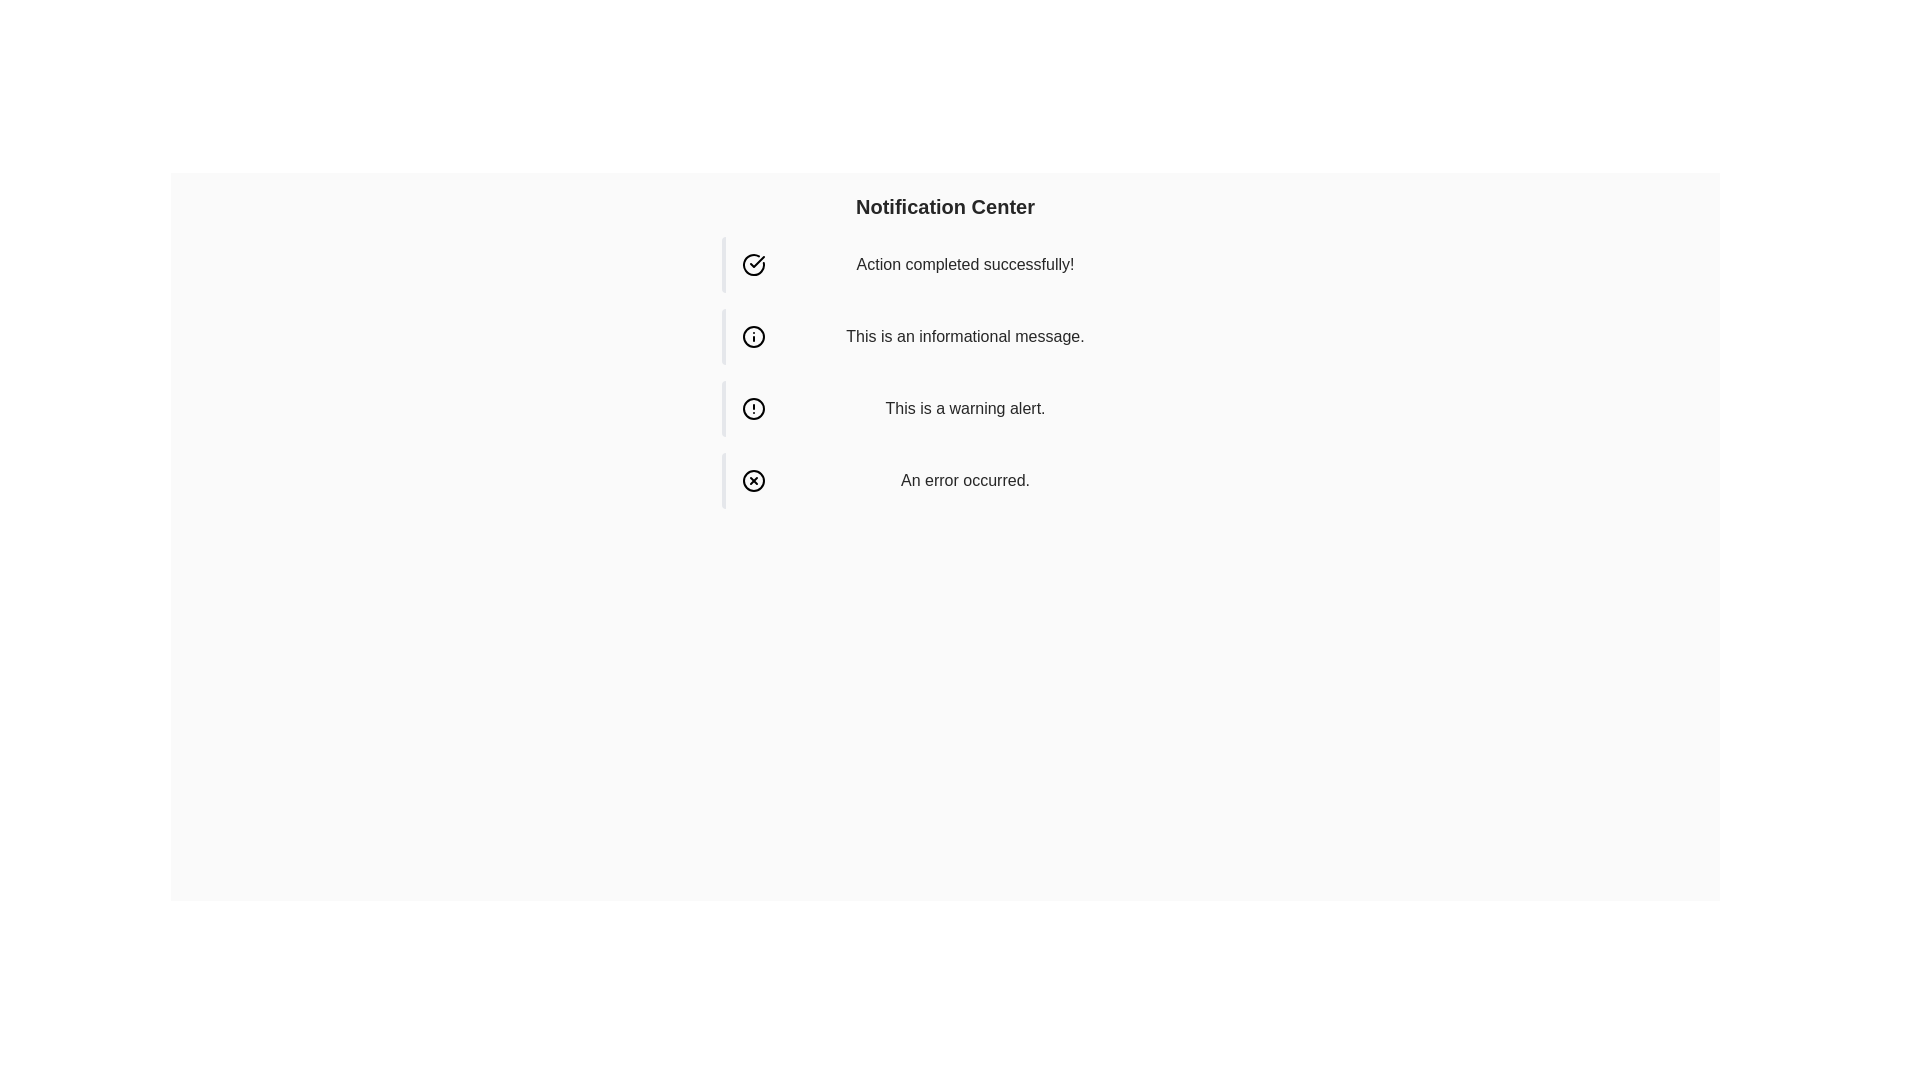  What do you see at coordinates (965, 407) in the screenshot?
I see `the text block displaying the message 'This is a warning alert.' which is the third item in the list of alerts` at bounding box center [965, 407].